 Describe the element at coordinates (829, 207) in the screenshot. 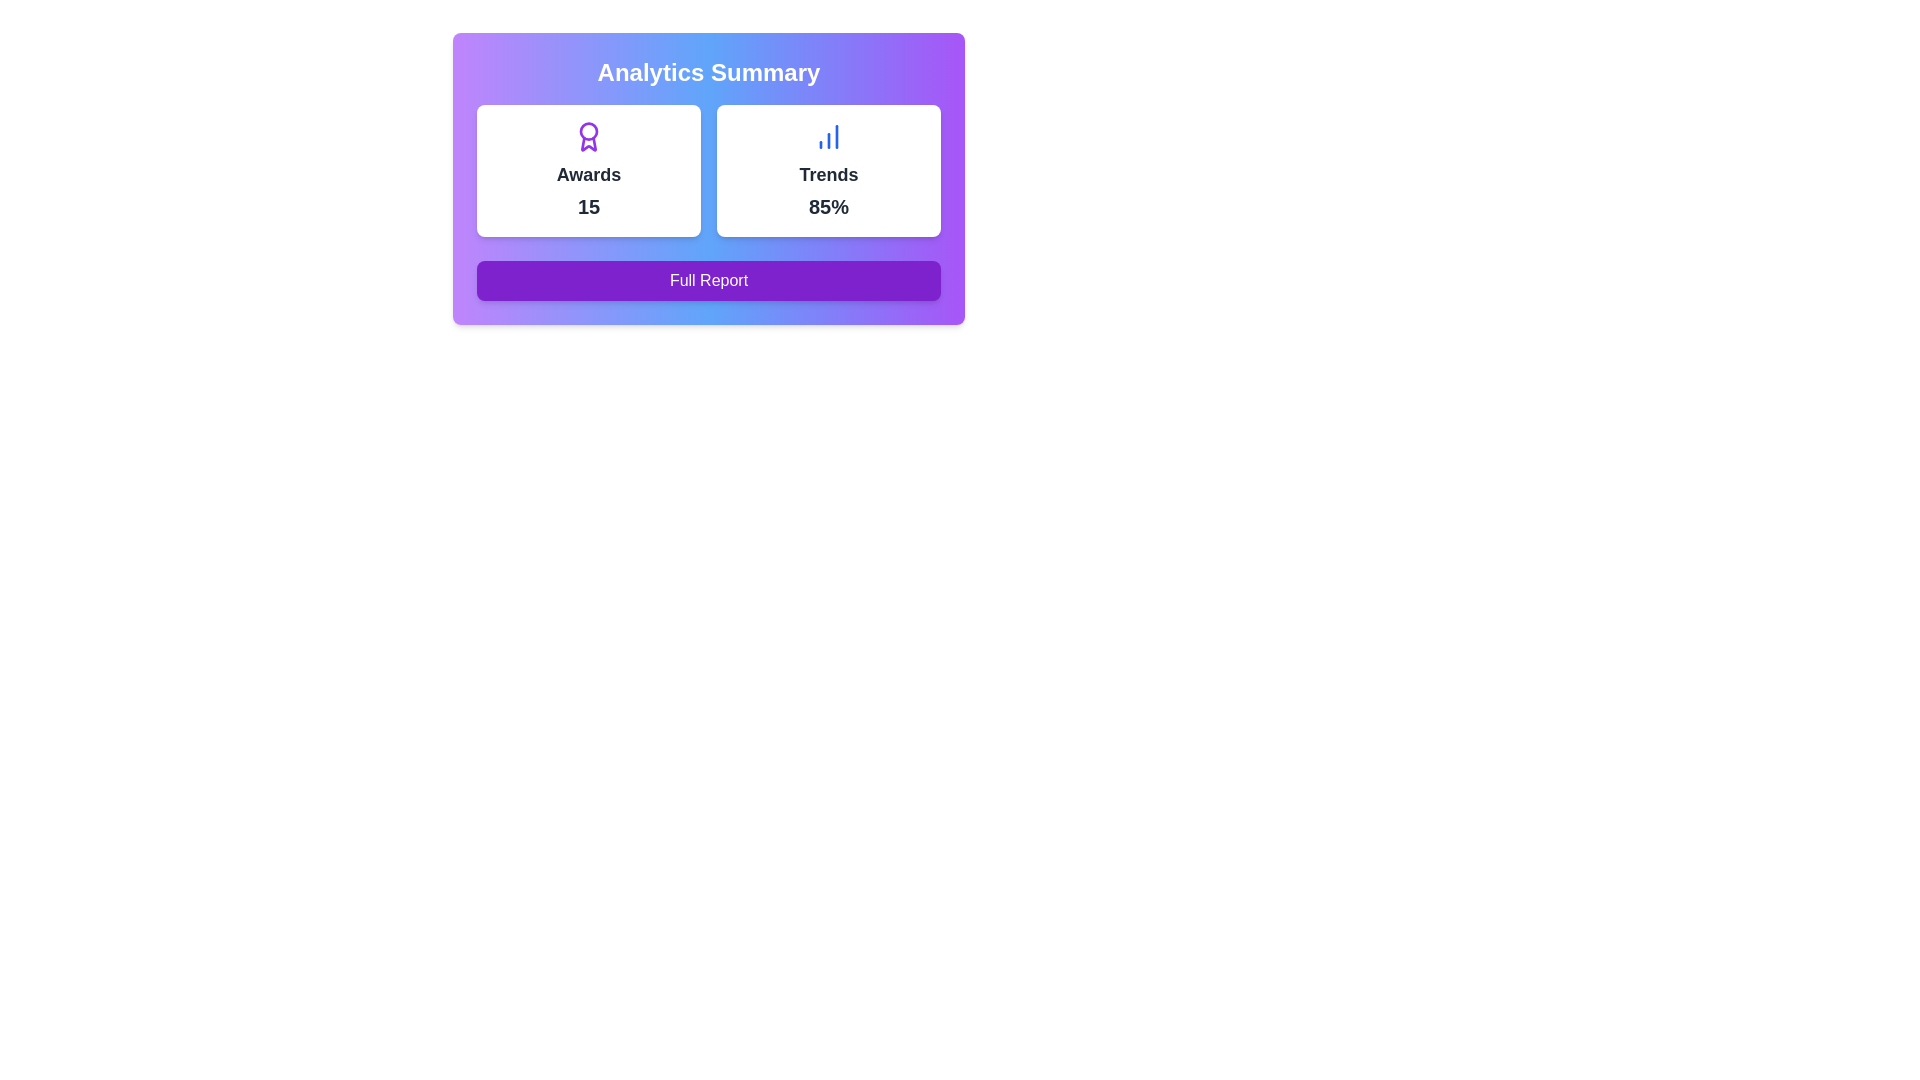

I see `the static text displaying '85%' which is bold and centrally aligned beneath the 'Trends' label in the right-side card of the main interface` at that location.